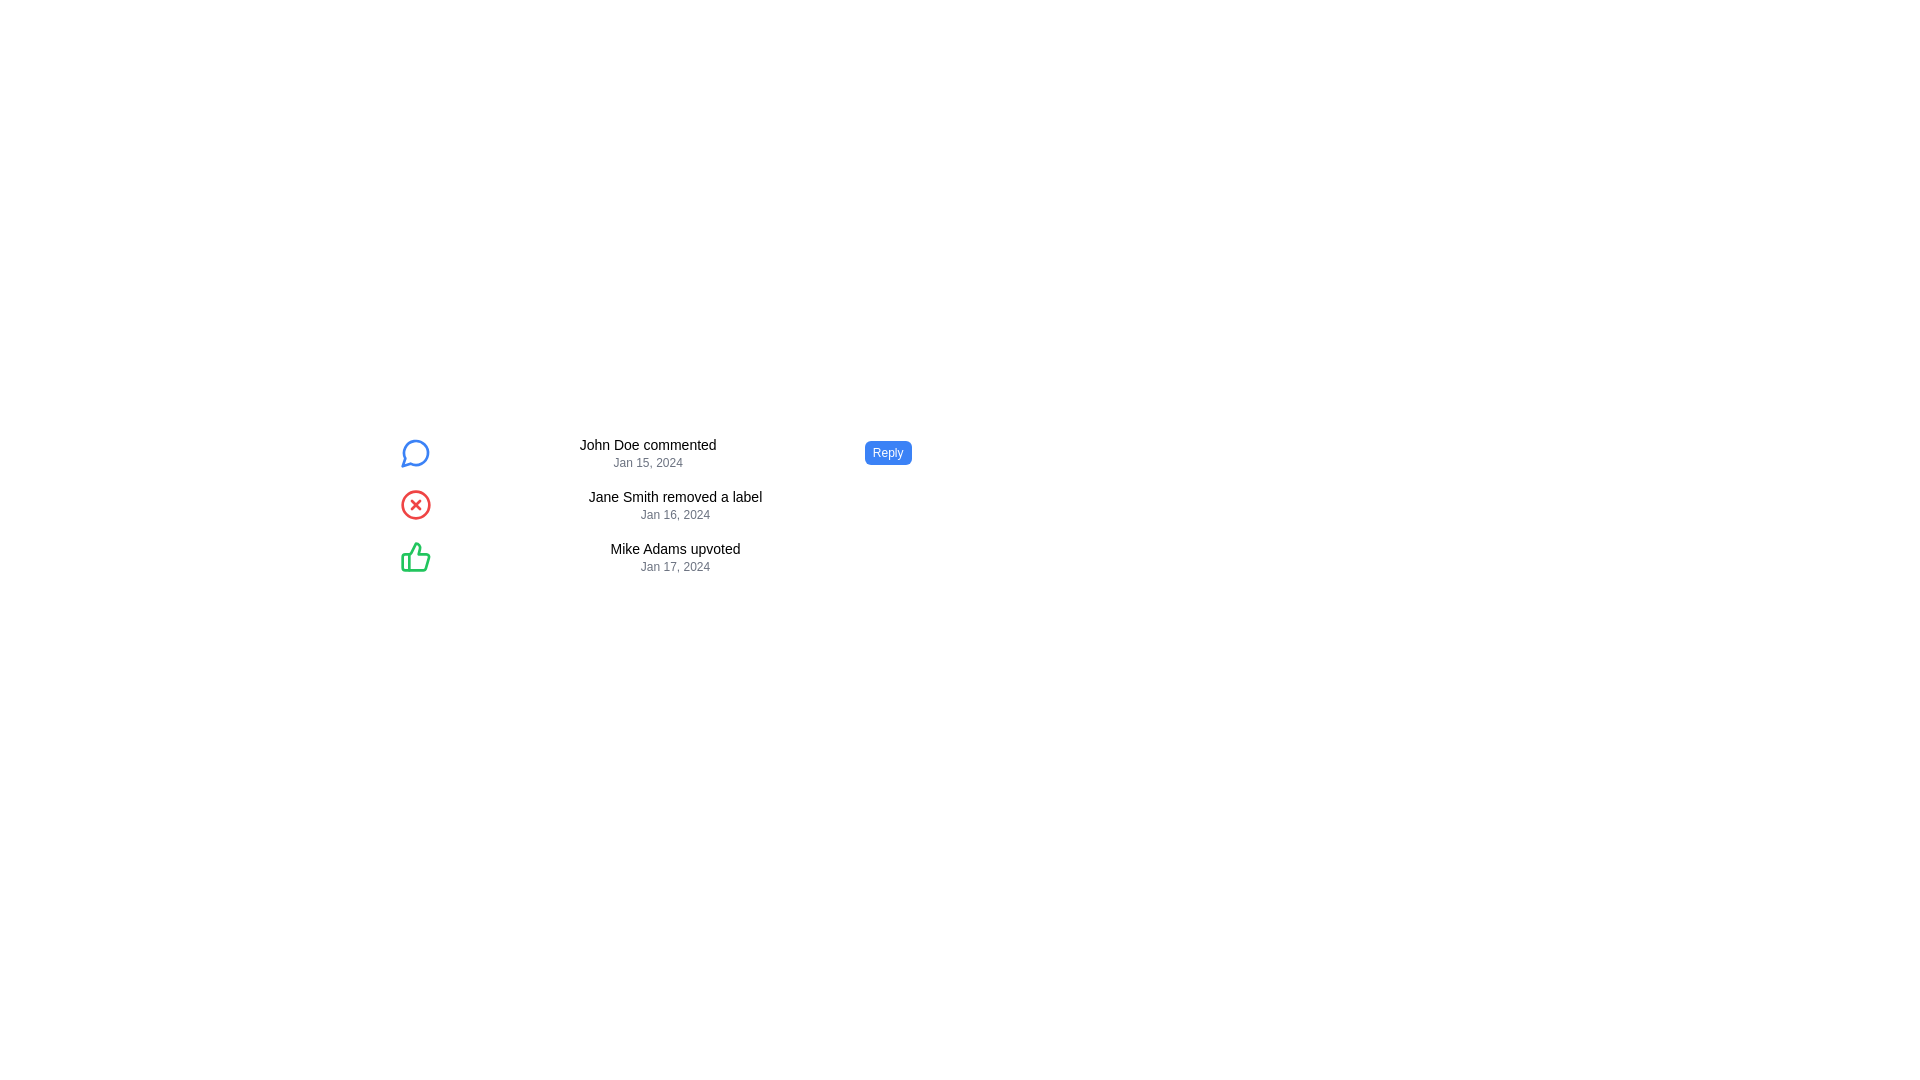 The image size is (1920, 1080). What do you see at coordinates (675, 514) in the screenshot?
I see `the Text Label displaying the date 'Jan 16, 2024', which is positioned beneath the main message 'Jane Smith removed a label' in a small, gray font within the second informational group` at bounding box center [675, 514].